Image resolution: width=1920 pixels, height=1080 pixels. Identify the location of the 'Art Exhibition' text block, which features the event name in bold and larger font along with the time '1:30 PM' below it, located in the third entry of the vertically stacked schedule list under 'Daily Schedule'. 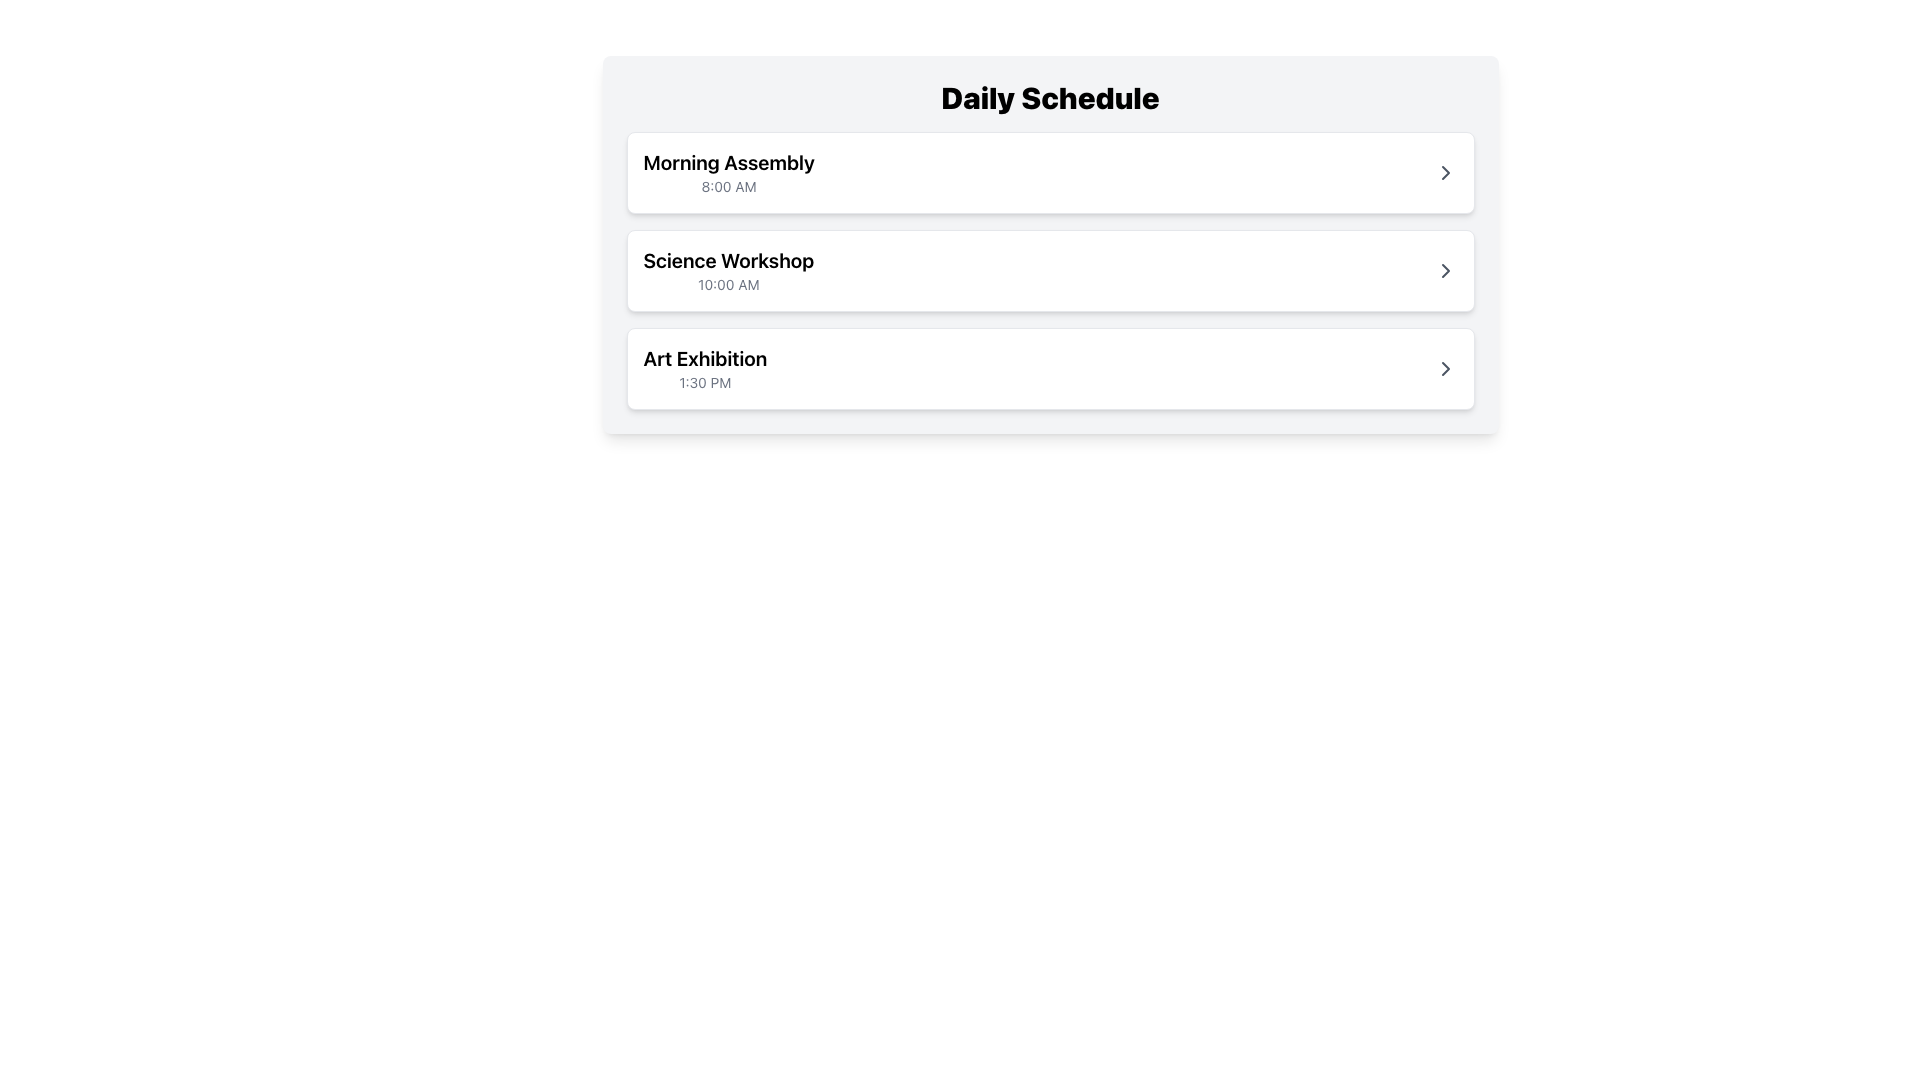
(705, 369).